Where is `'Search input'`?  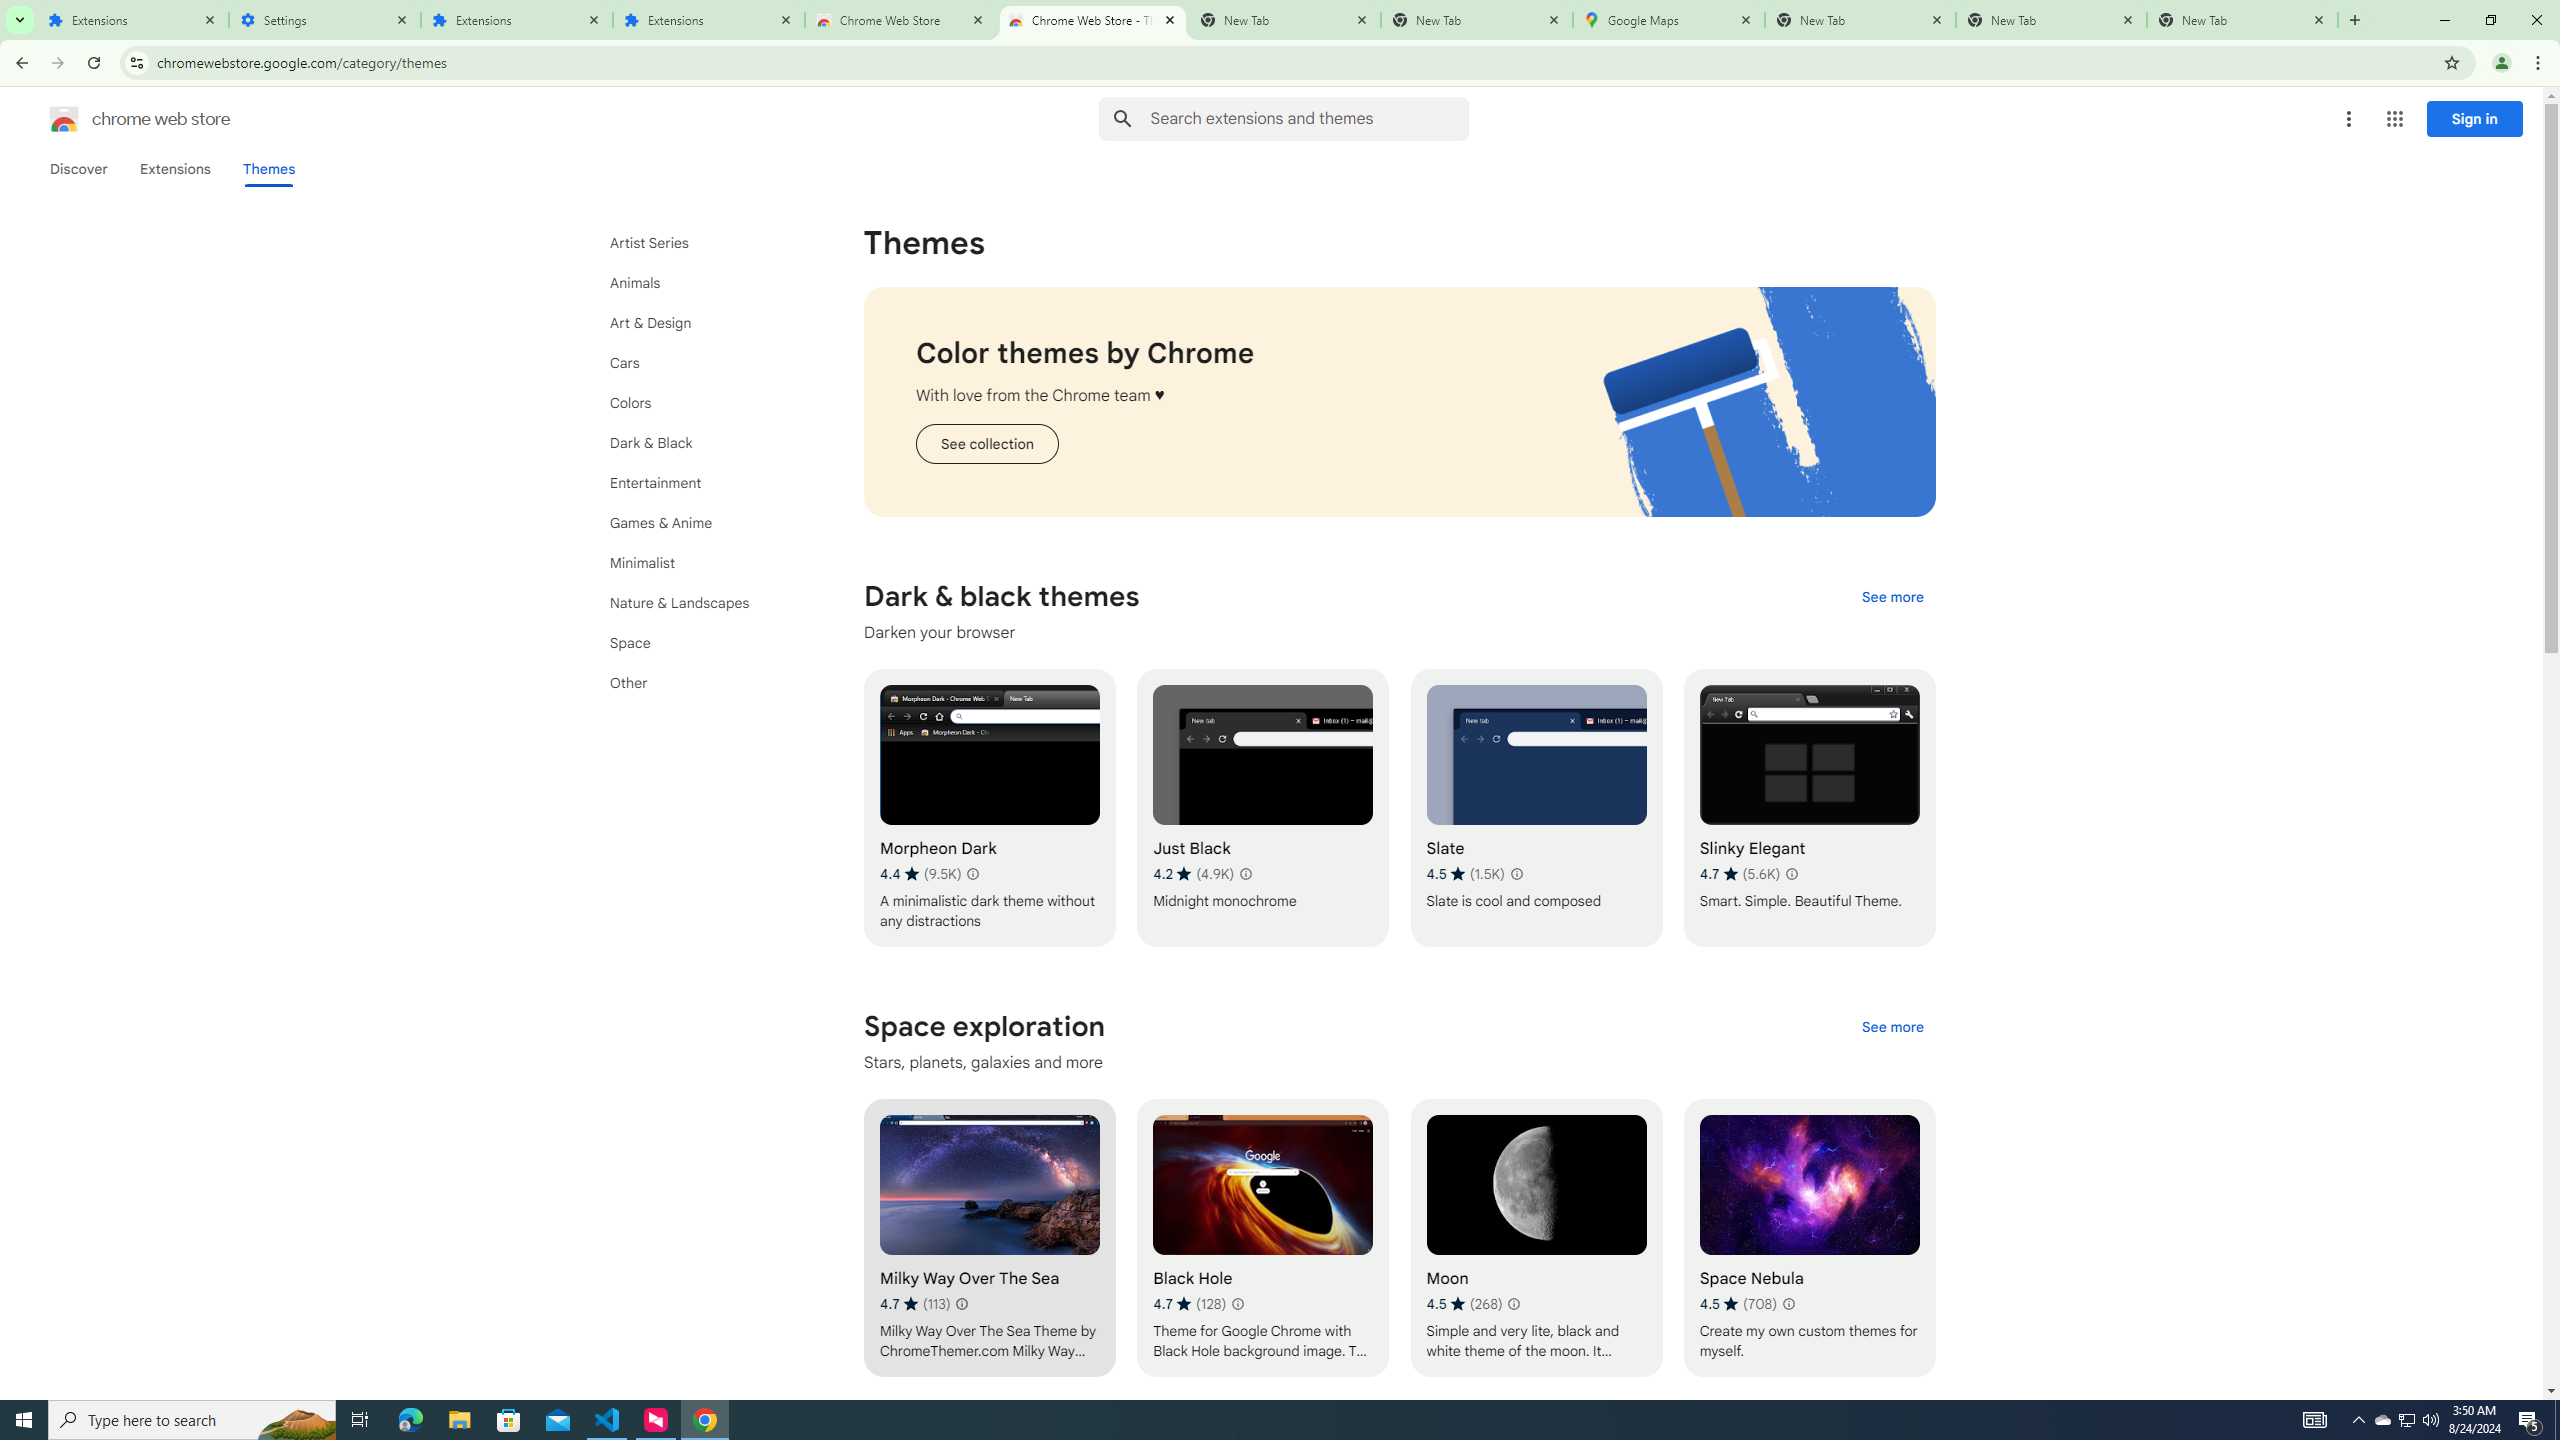 'Search input' is located at coordinates (1308, 118).